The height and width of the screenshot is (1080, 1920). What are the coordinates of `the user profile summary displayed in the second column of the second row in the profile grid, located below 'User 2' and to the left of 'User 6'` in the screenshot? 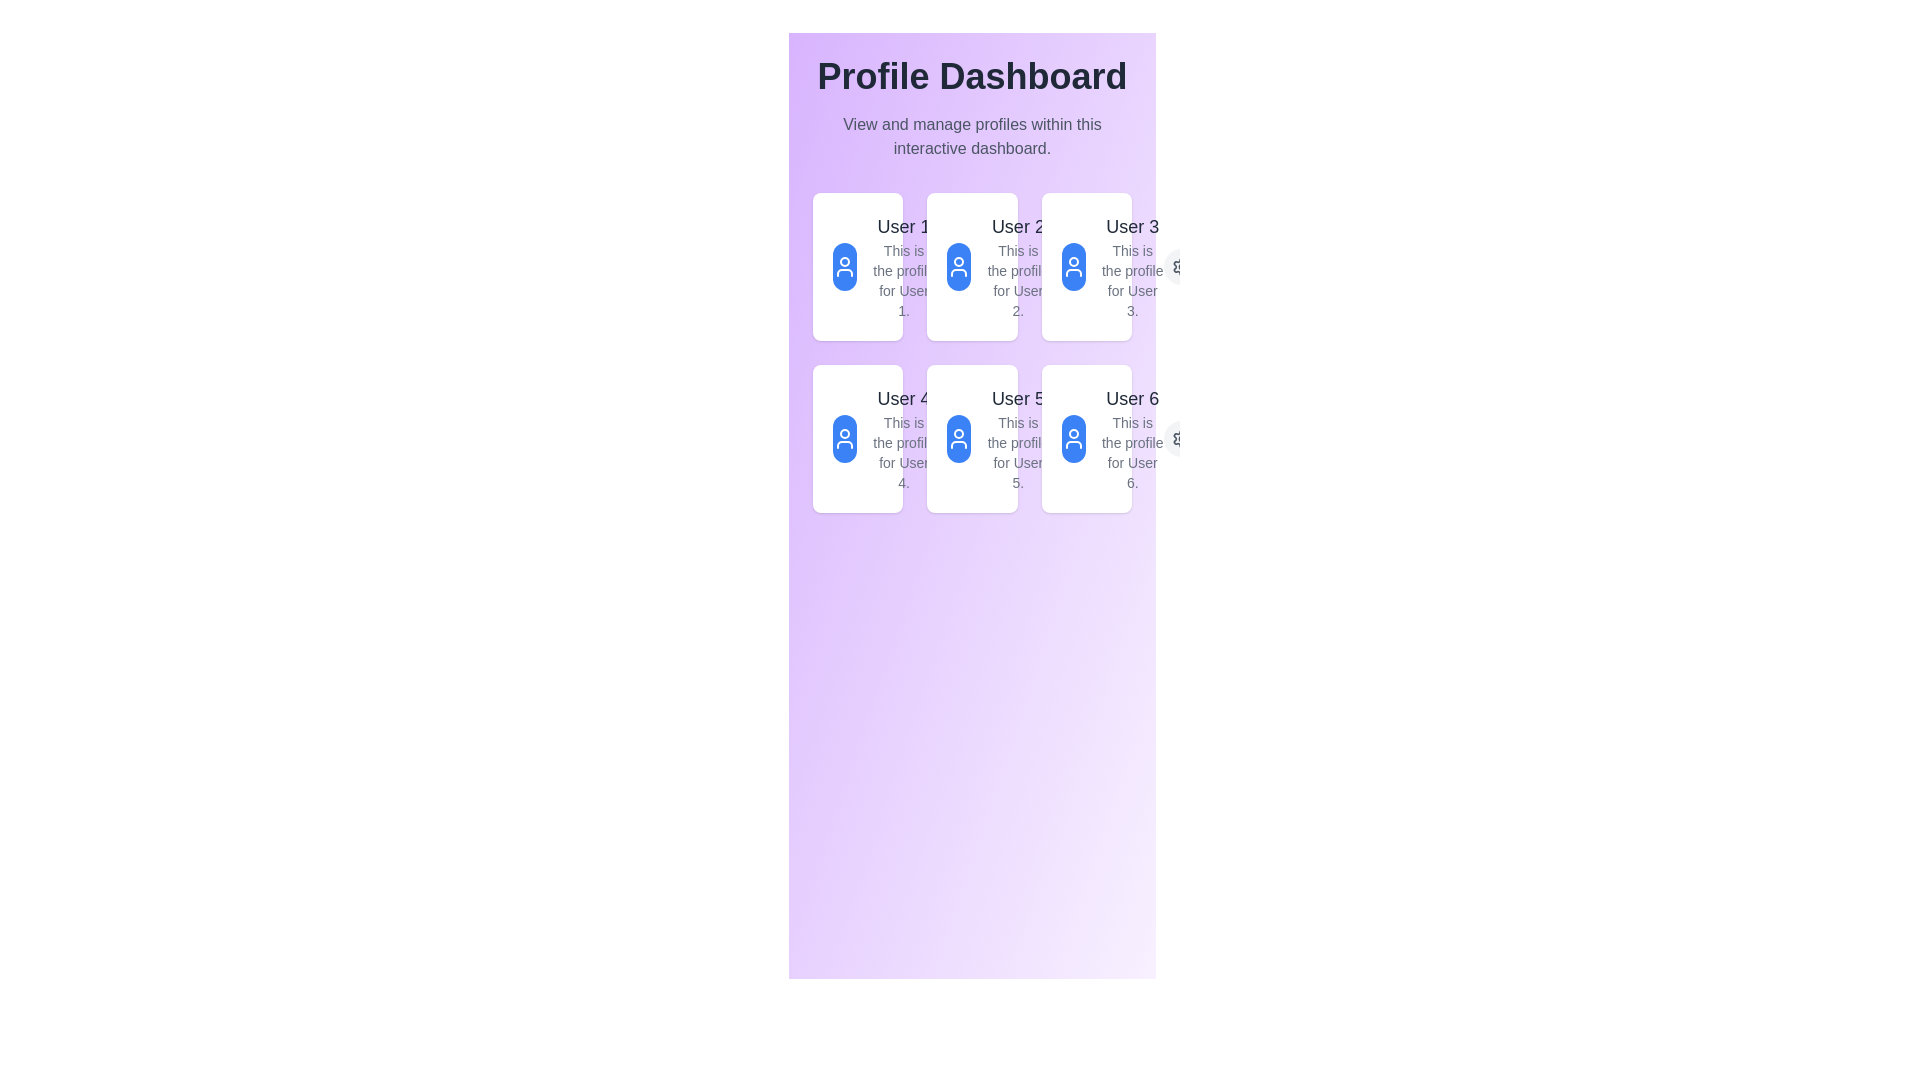 It's located at (1018, 438).